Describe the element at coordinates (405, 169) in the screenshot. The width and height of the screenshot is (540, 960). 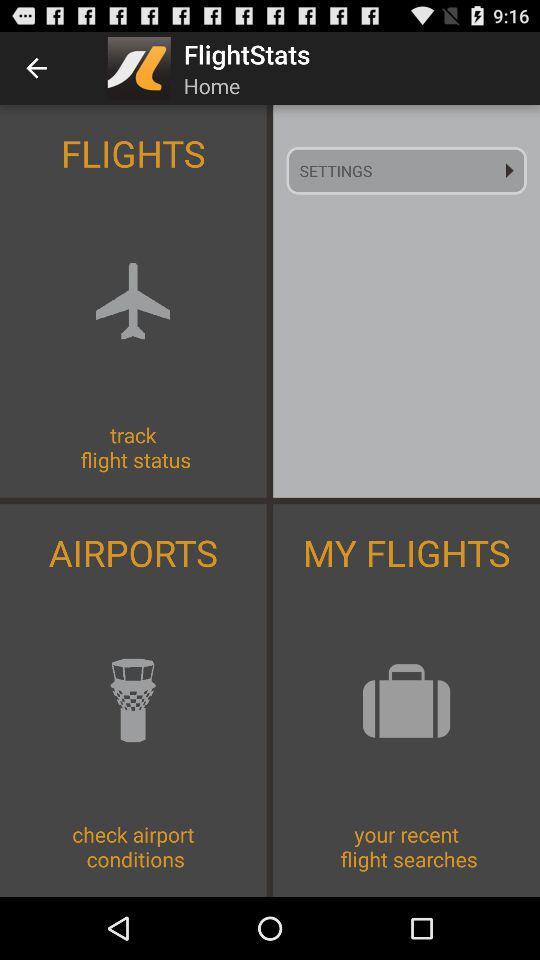
I see `the item below the flightstats` at that location.